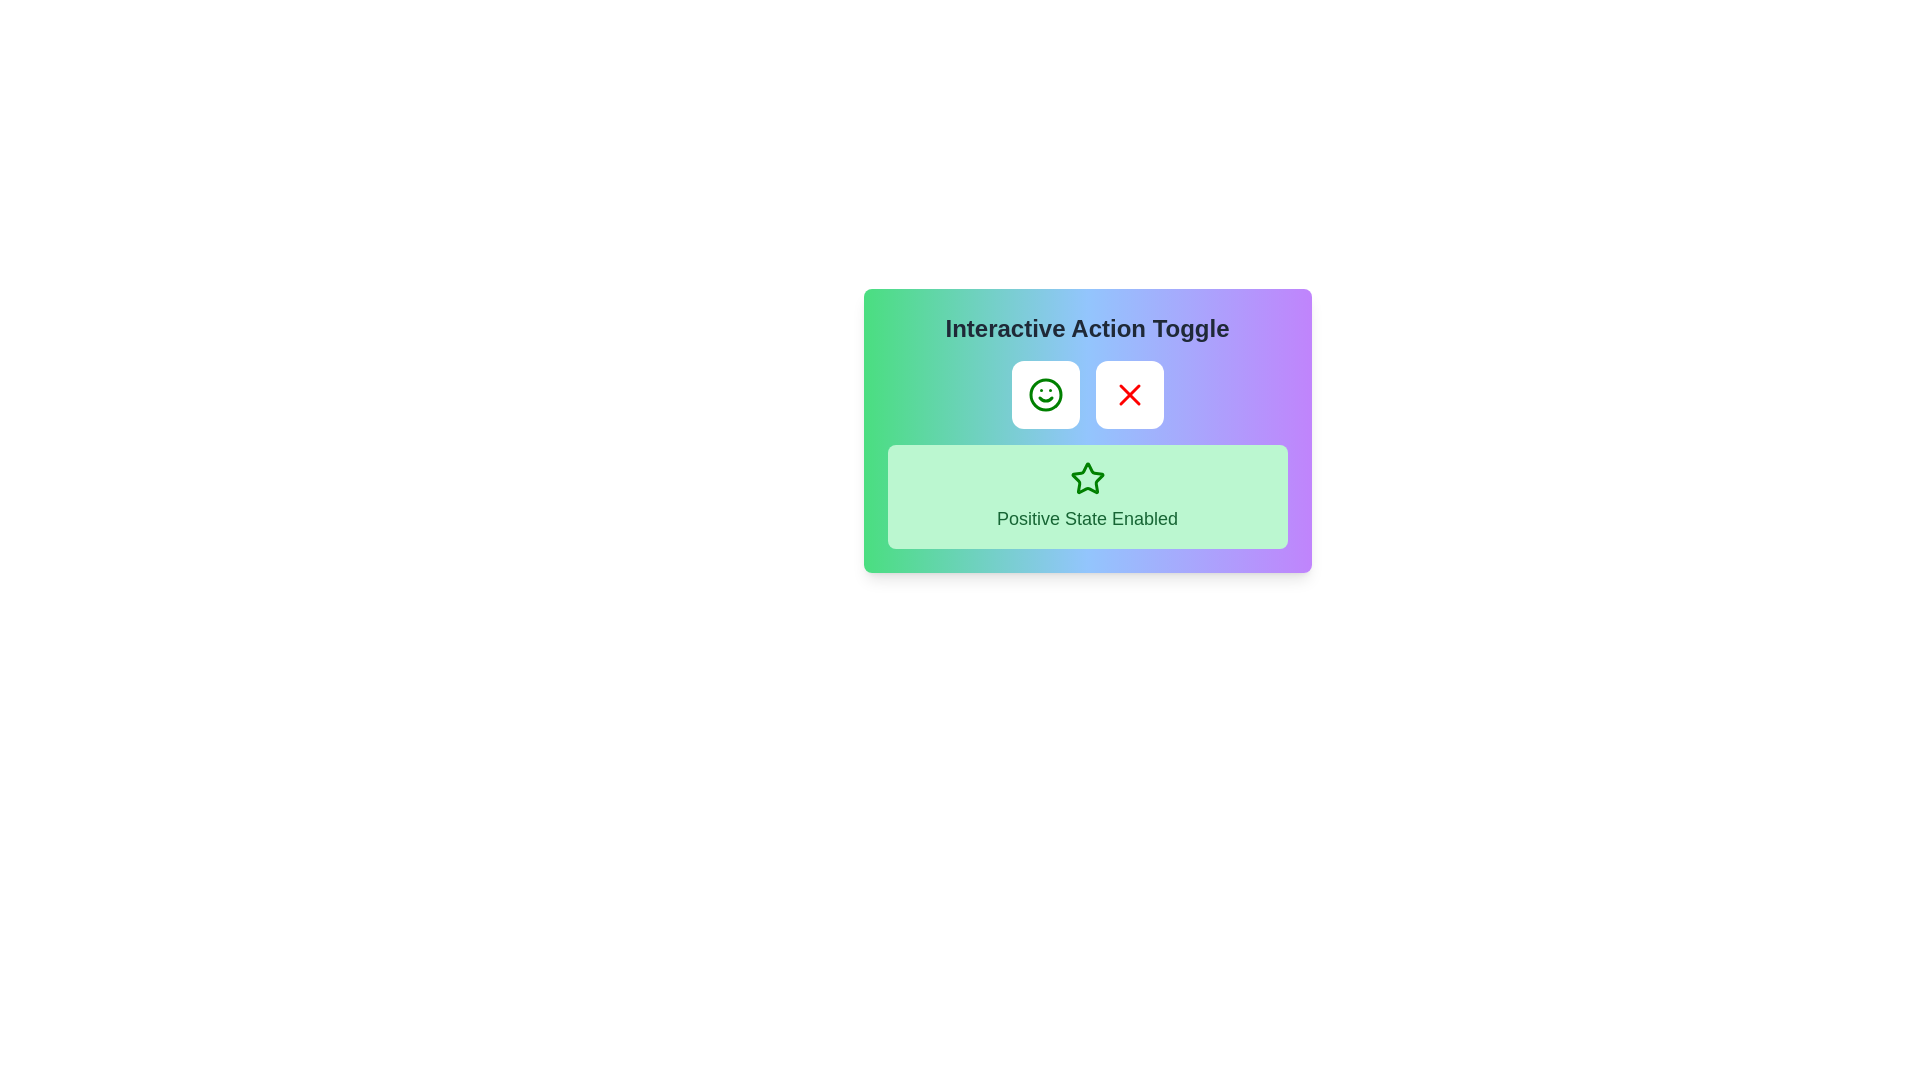  What do you see at coordinates (1044, 394) in the screenshot?
I see `the circular green smiley face icon located in the upper section of the card layout` at bounding box center [1044, 394].